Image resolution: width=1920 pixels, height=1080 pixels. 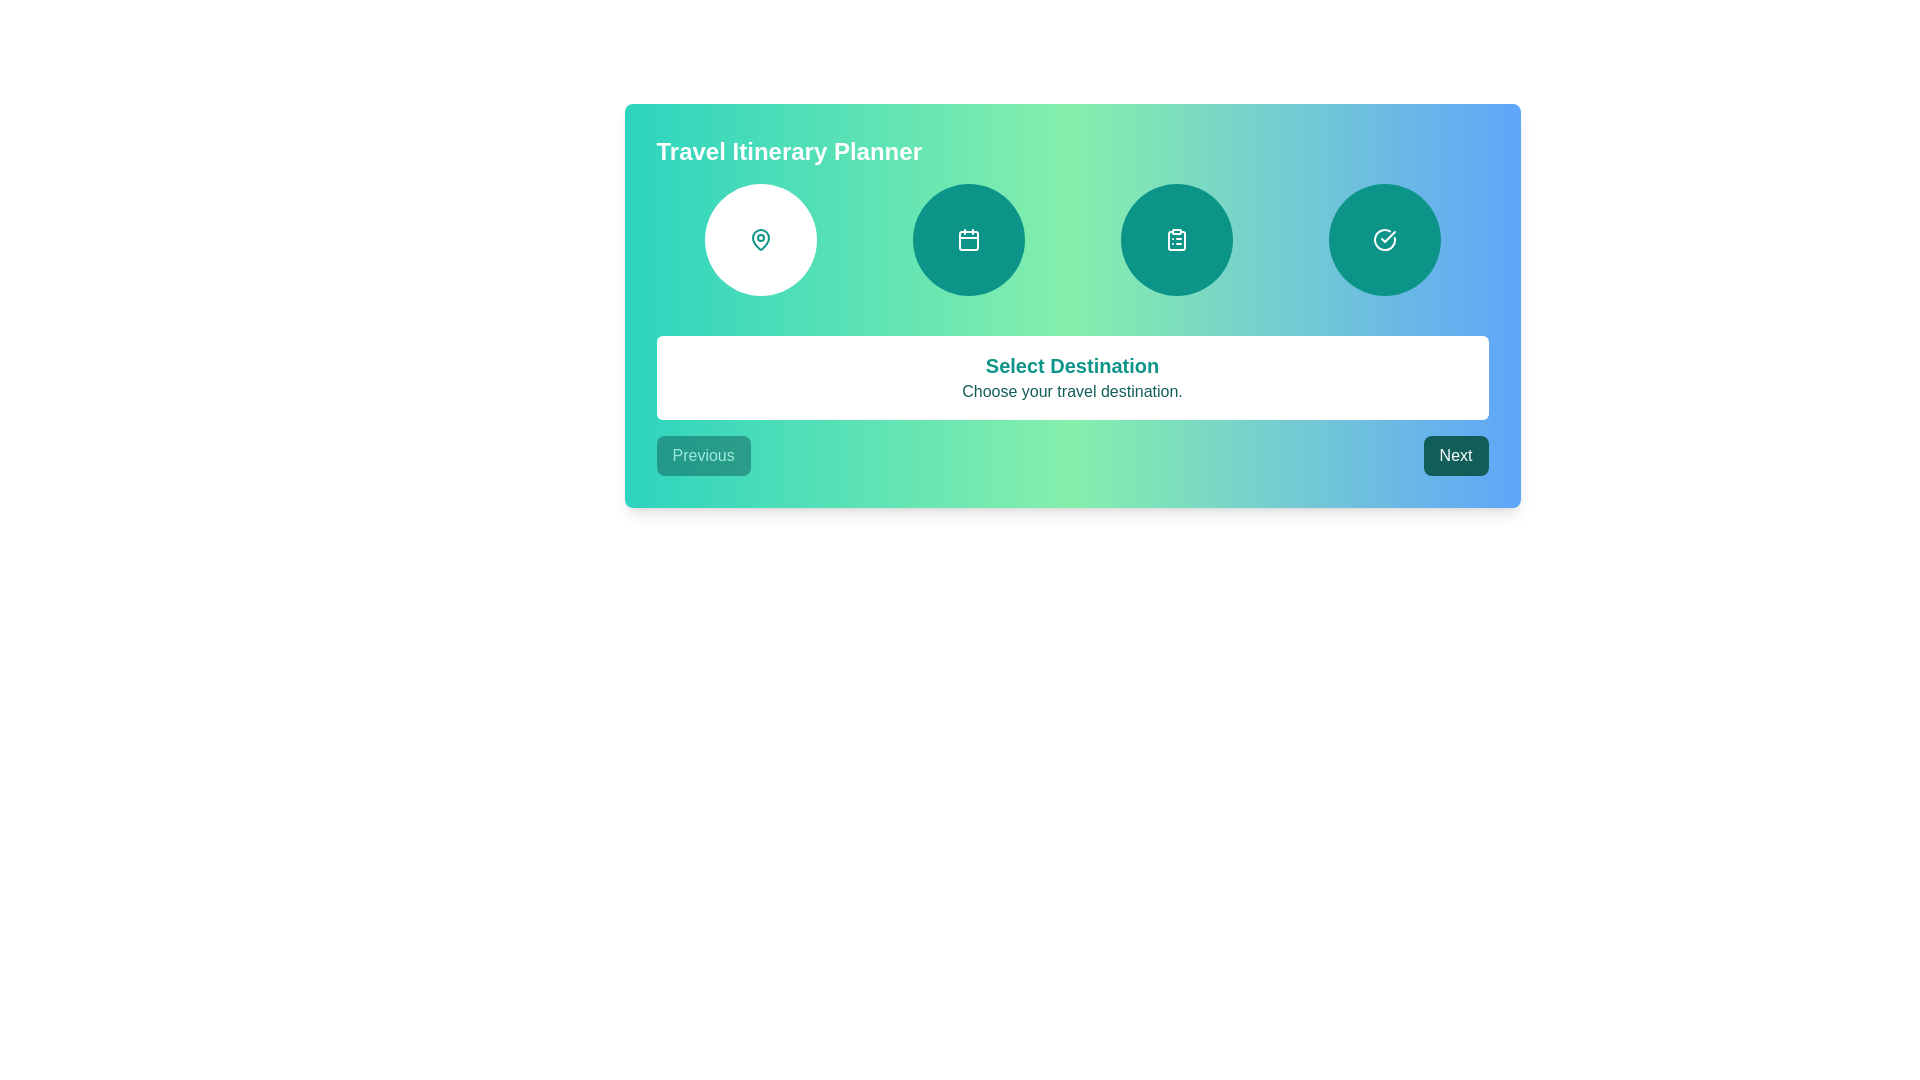 I want to click on the third circular button located between a calendar icon and a checkmark icon in the gradient section, so click(x=1176, y=238).